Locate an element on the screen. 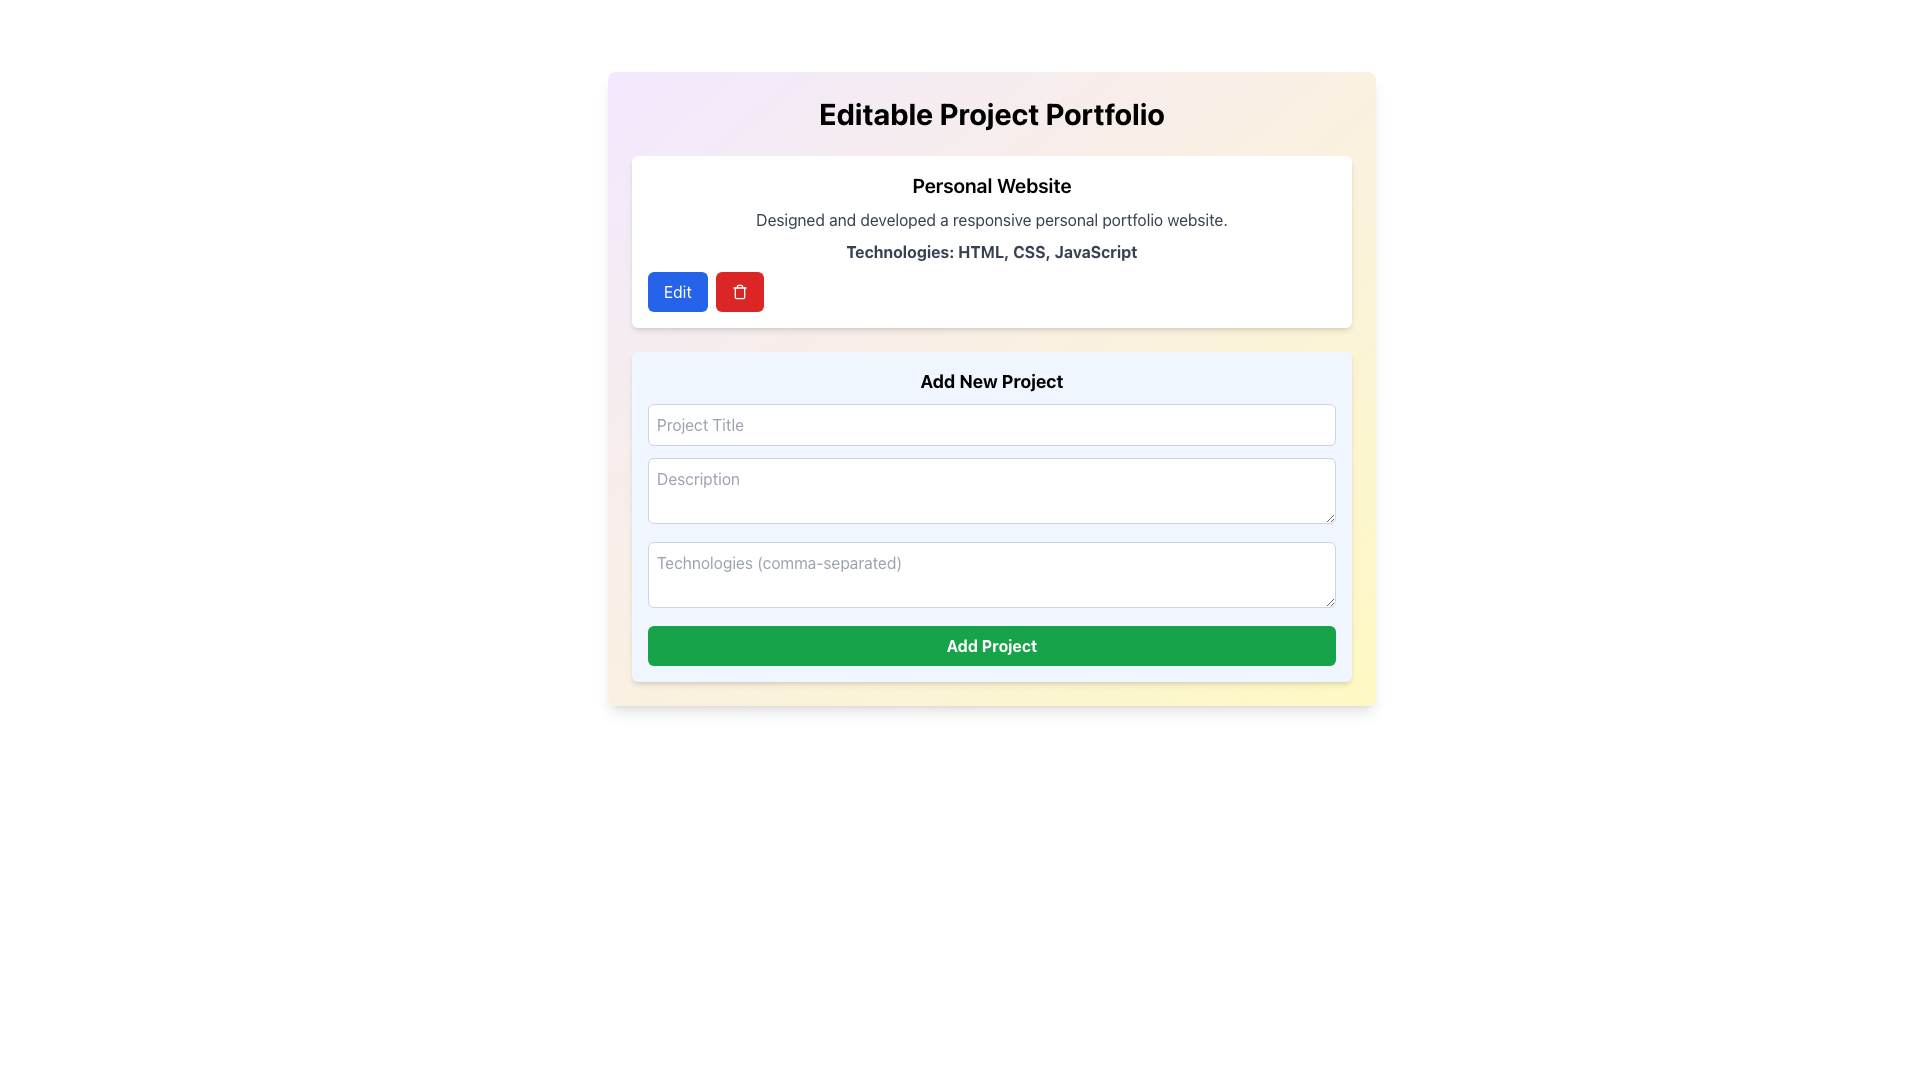  the header text that displays 'Add New Project', which is bold, larger in font size, and centered above the input fields is located at coordinates (992, 381).